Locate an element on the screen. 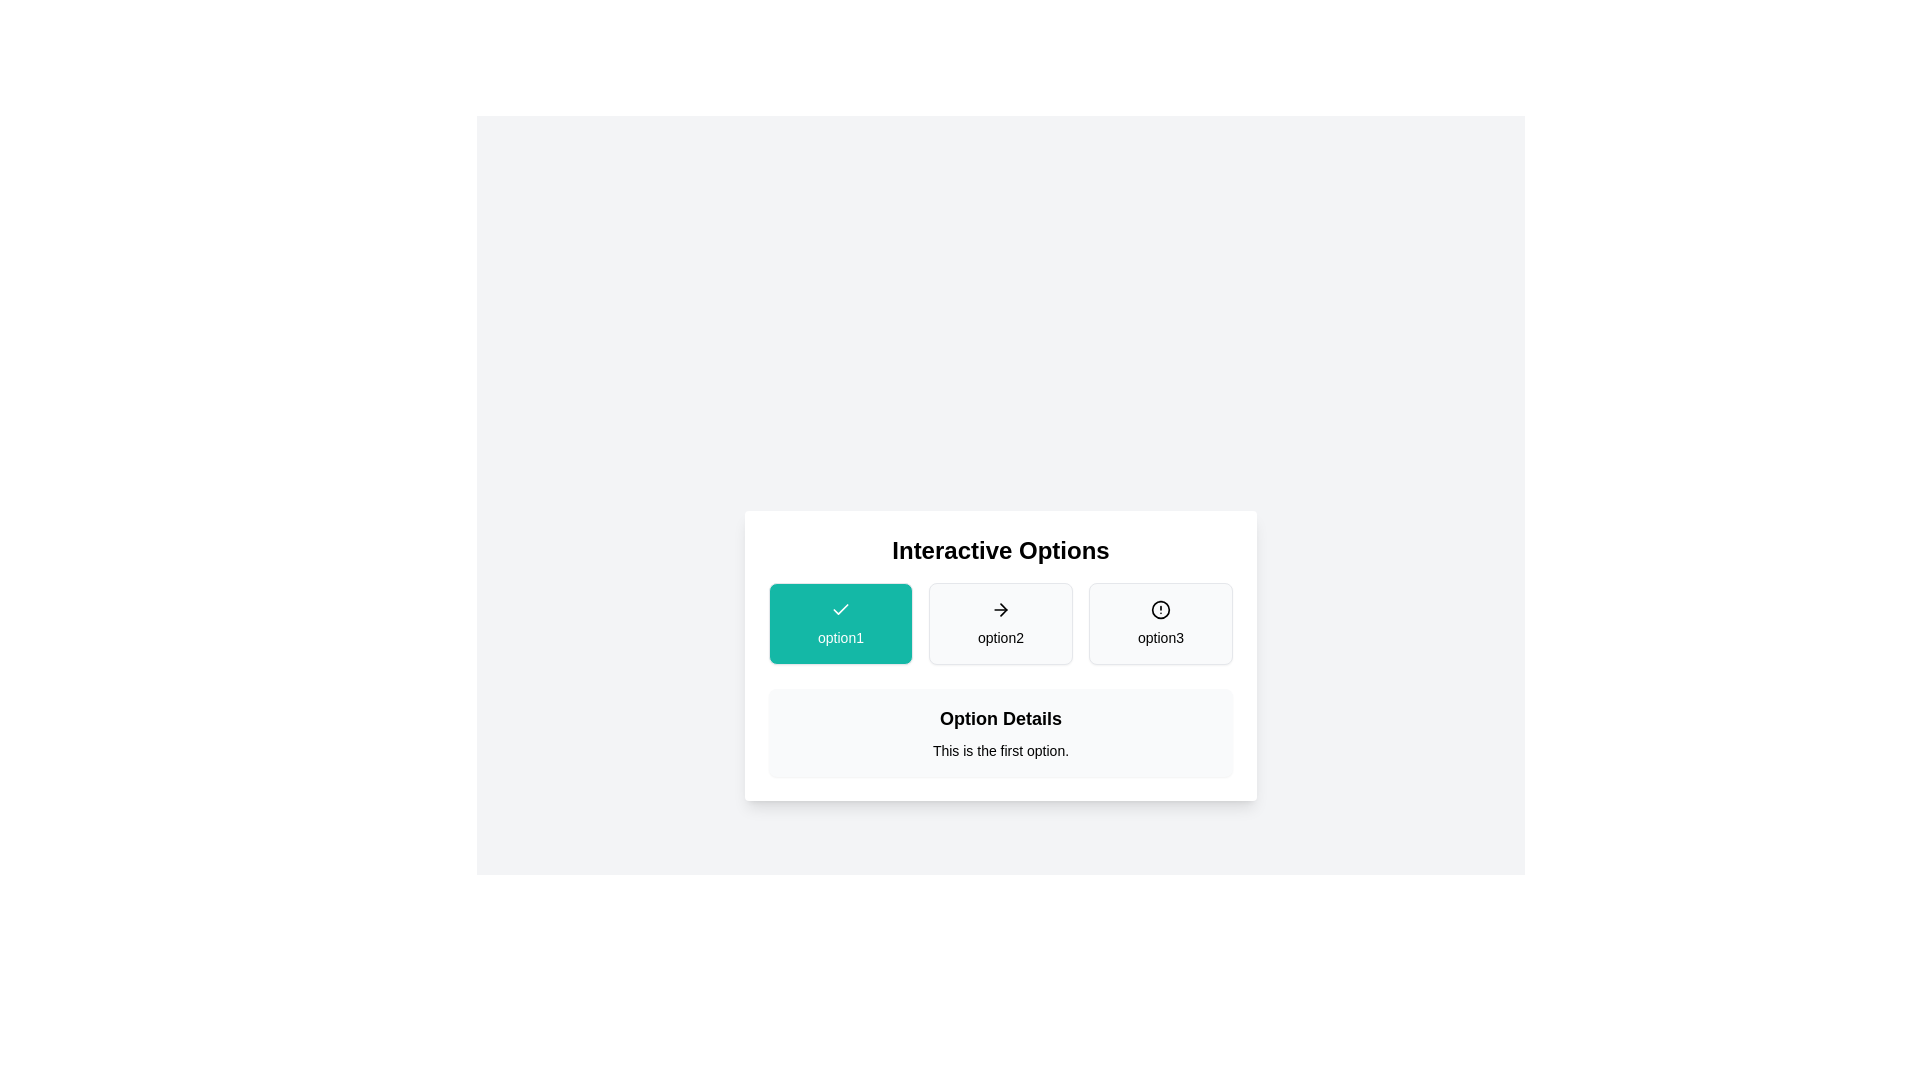  the second interactive card in the 'Interactive Options' section is located at coordinates (1001, 623).